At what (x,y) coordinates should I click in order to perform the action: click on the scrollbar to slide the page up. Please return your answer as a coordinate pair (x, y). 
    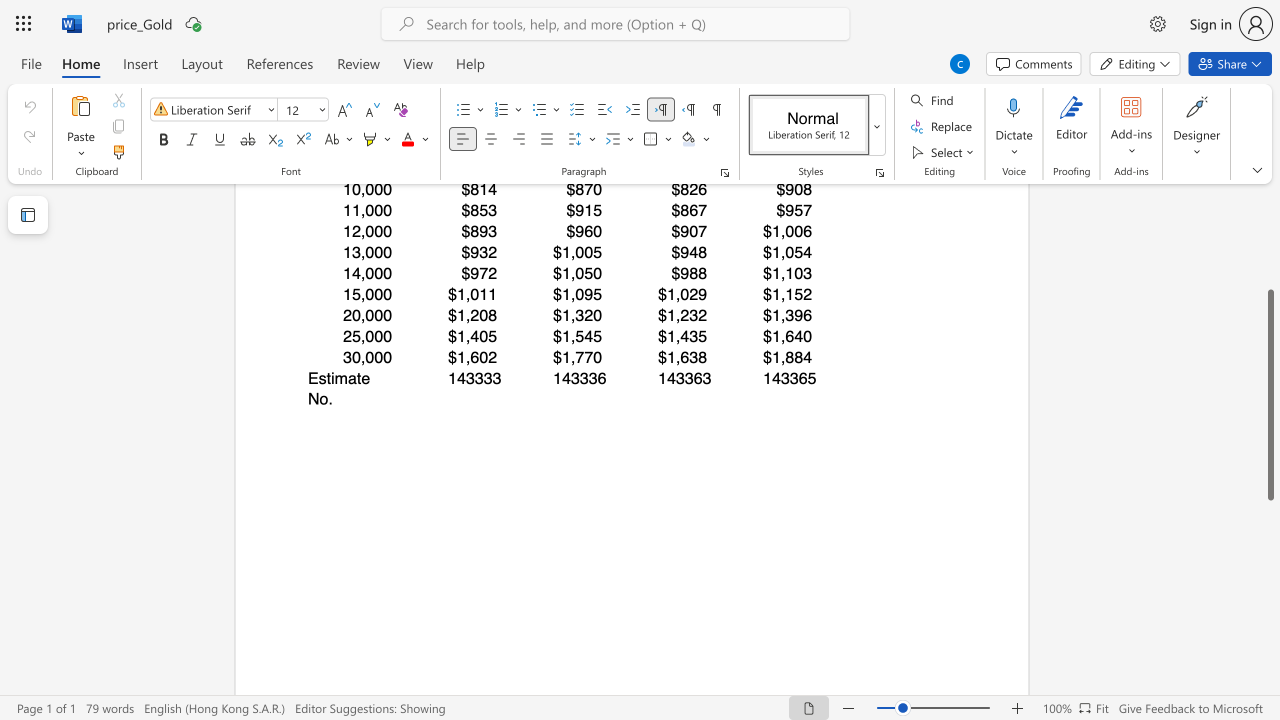
    Looking at the image, I should click on (1269, 258).